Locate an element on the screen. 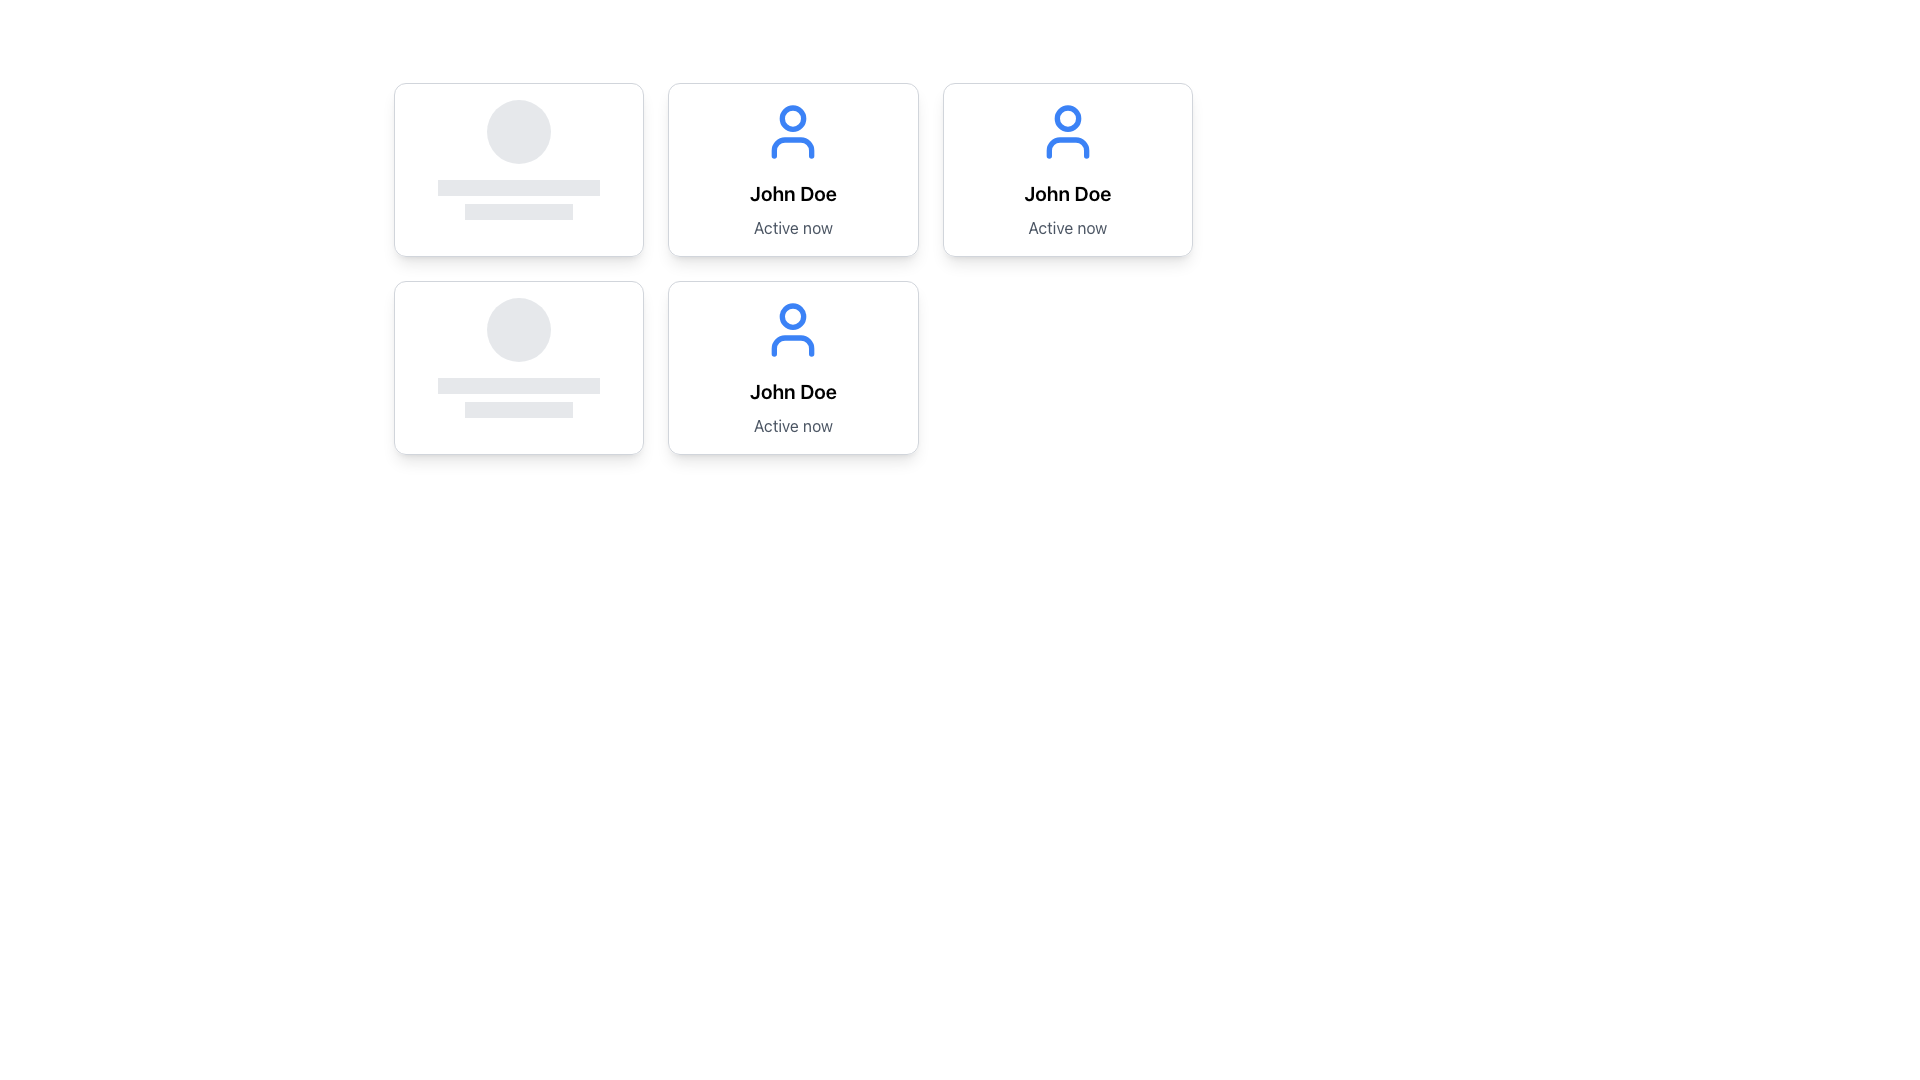 This screenshot has height=1080, width=1920. the static text label displaying 'John Doe', which is styled with a large bold font and located above the caption 'Active now' is located at coordinates (792, 193).